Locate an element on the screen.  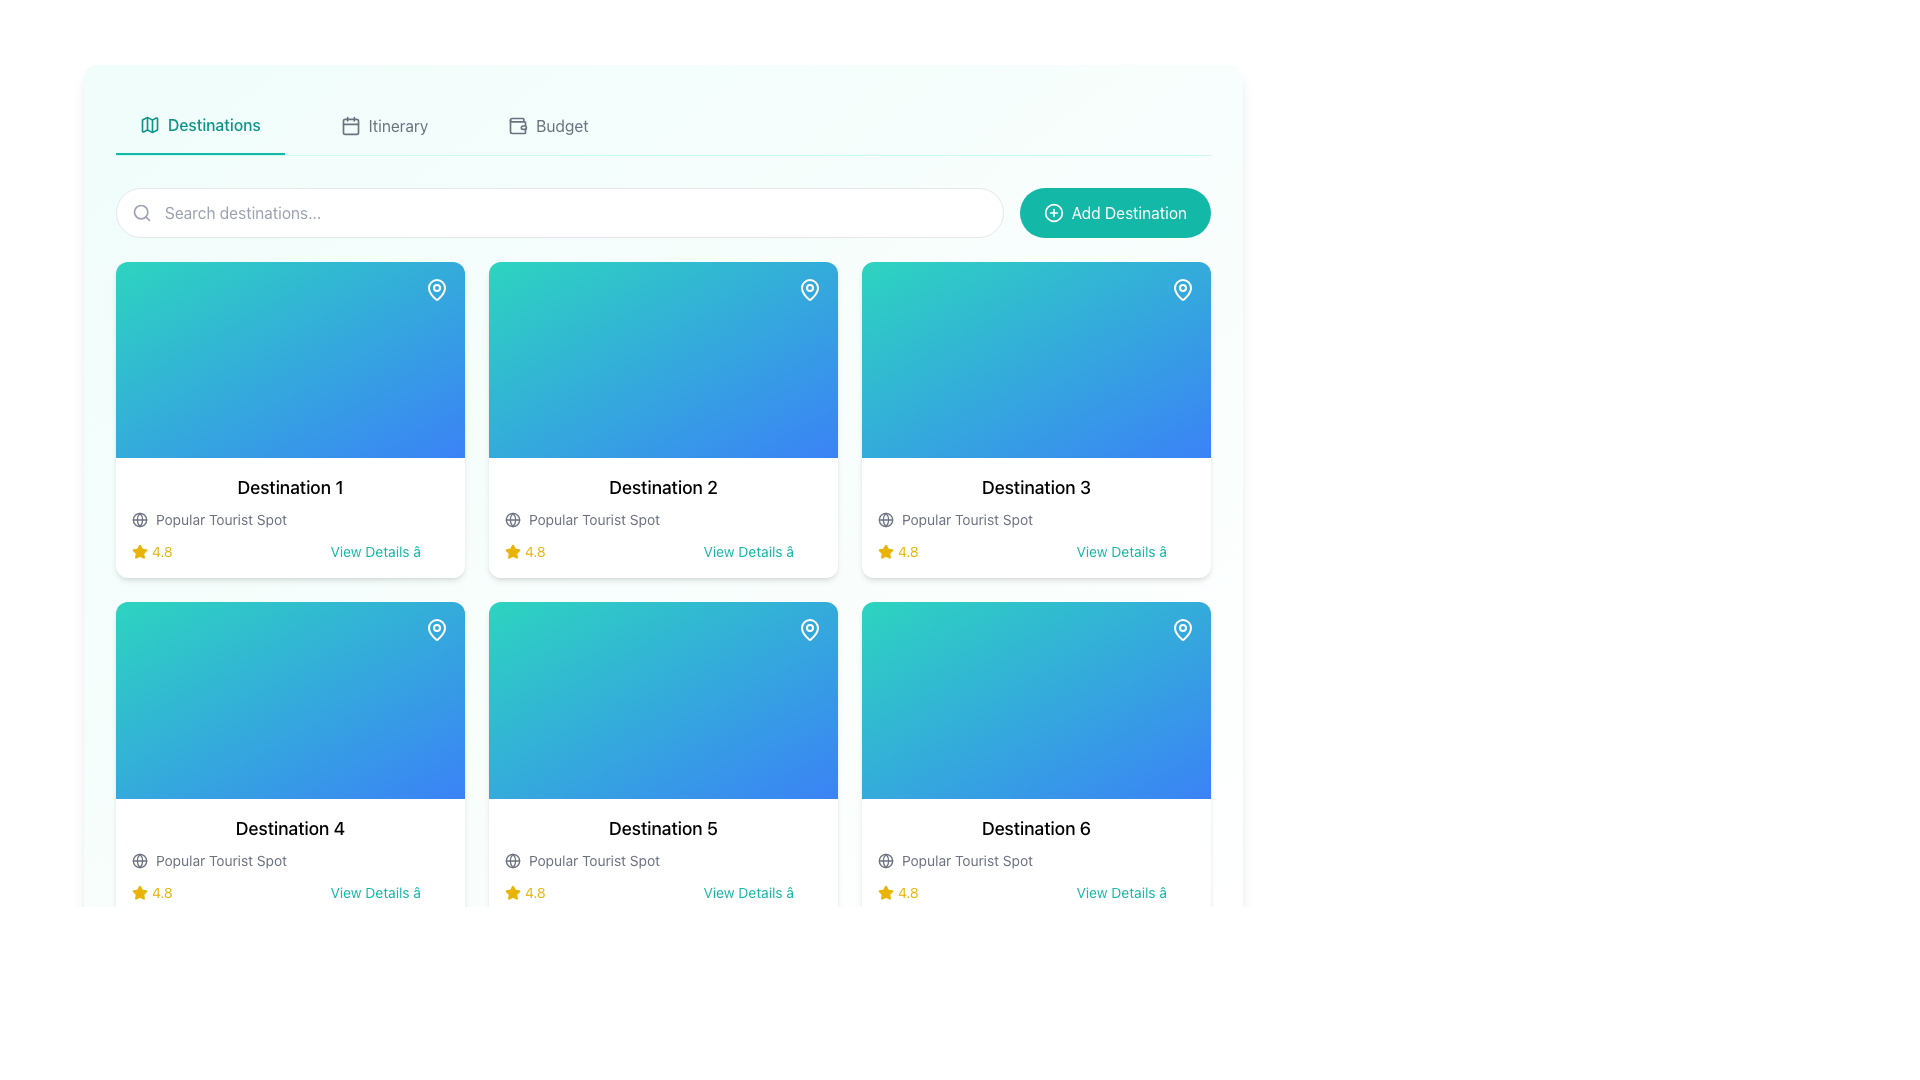
the image section of the card titled 'Destination 3', which is a rectangular component with a gradient background in the top-right corner of the grid layout is located at coordinates (1036, 360).